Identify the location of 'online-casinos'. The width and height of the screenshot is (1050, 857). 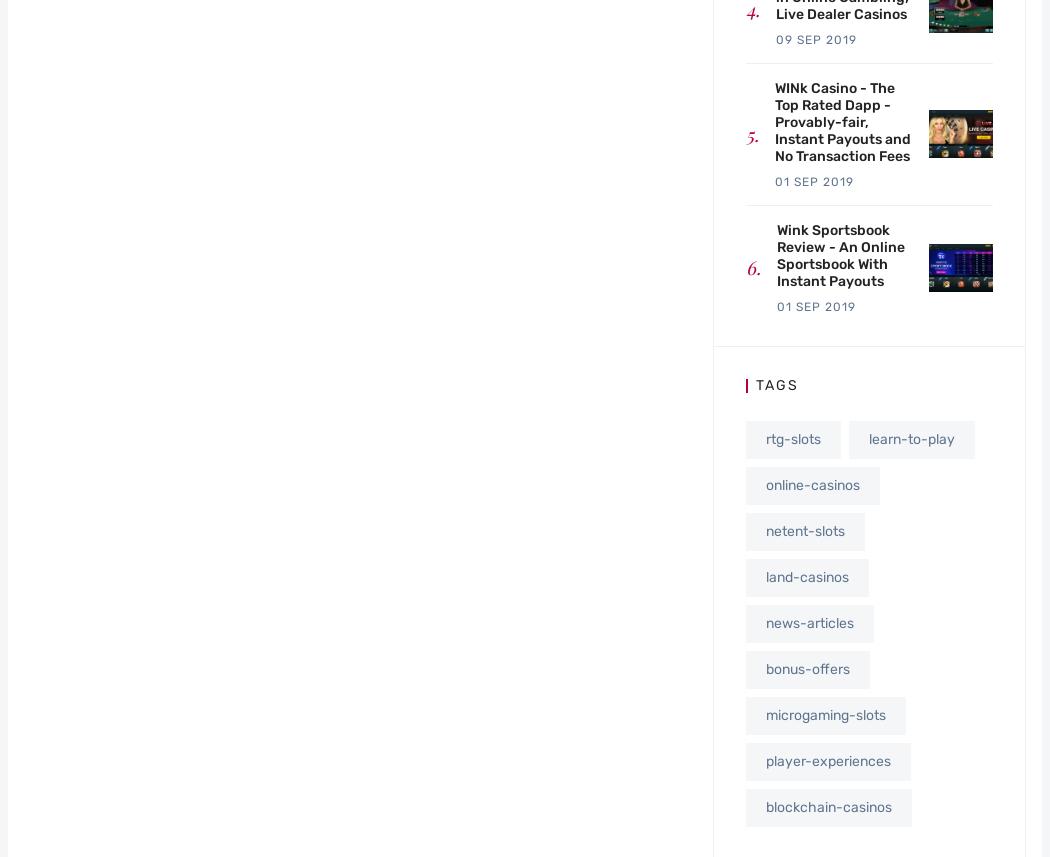
(765, 484).